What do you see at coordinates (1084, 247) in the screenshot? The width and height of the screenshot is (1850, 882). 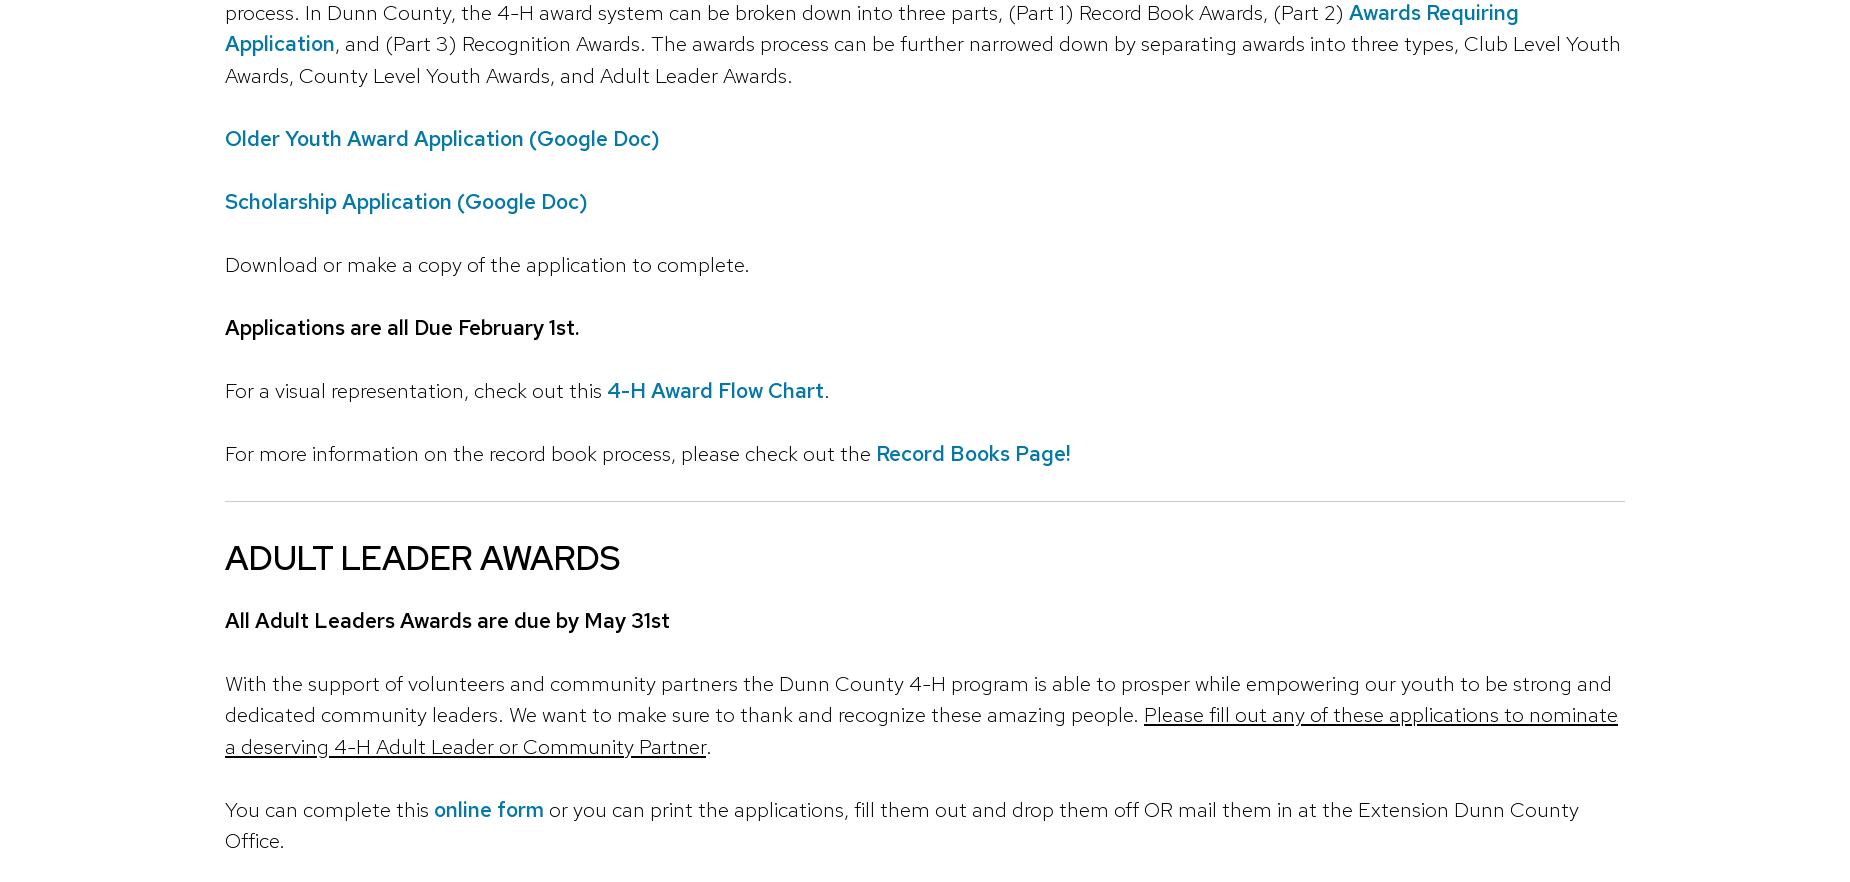 I see `'WI Public Television'` at bounding box center [1084, 247].